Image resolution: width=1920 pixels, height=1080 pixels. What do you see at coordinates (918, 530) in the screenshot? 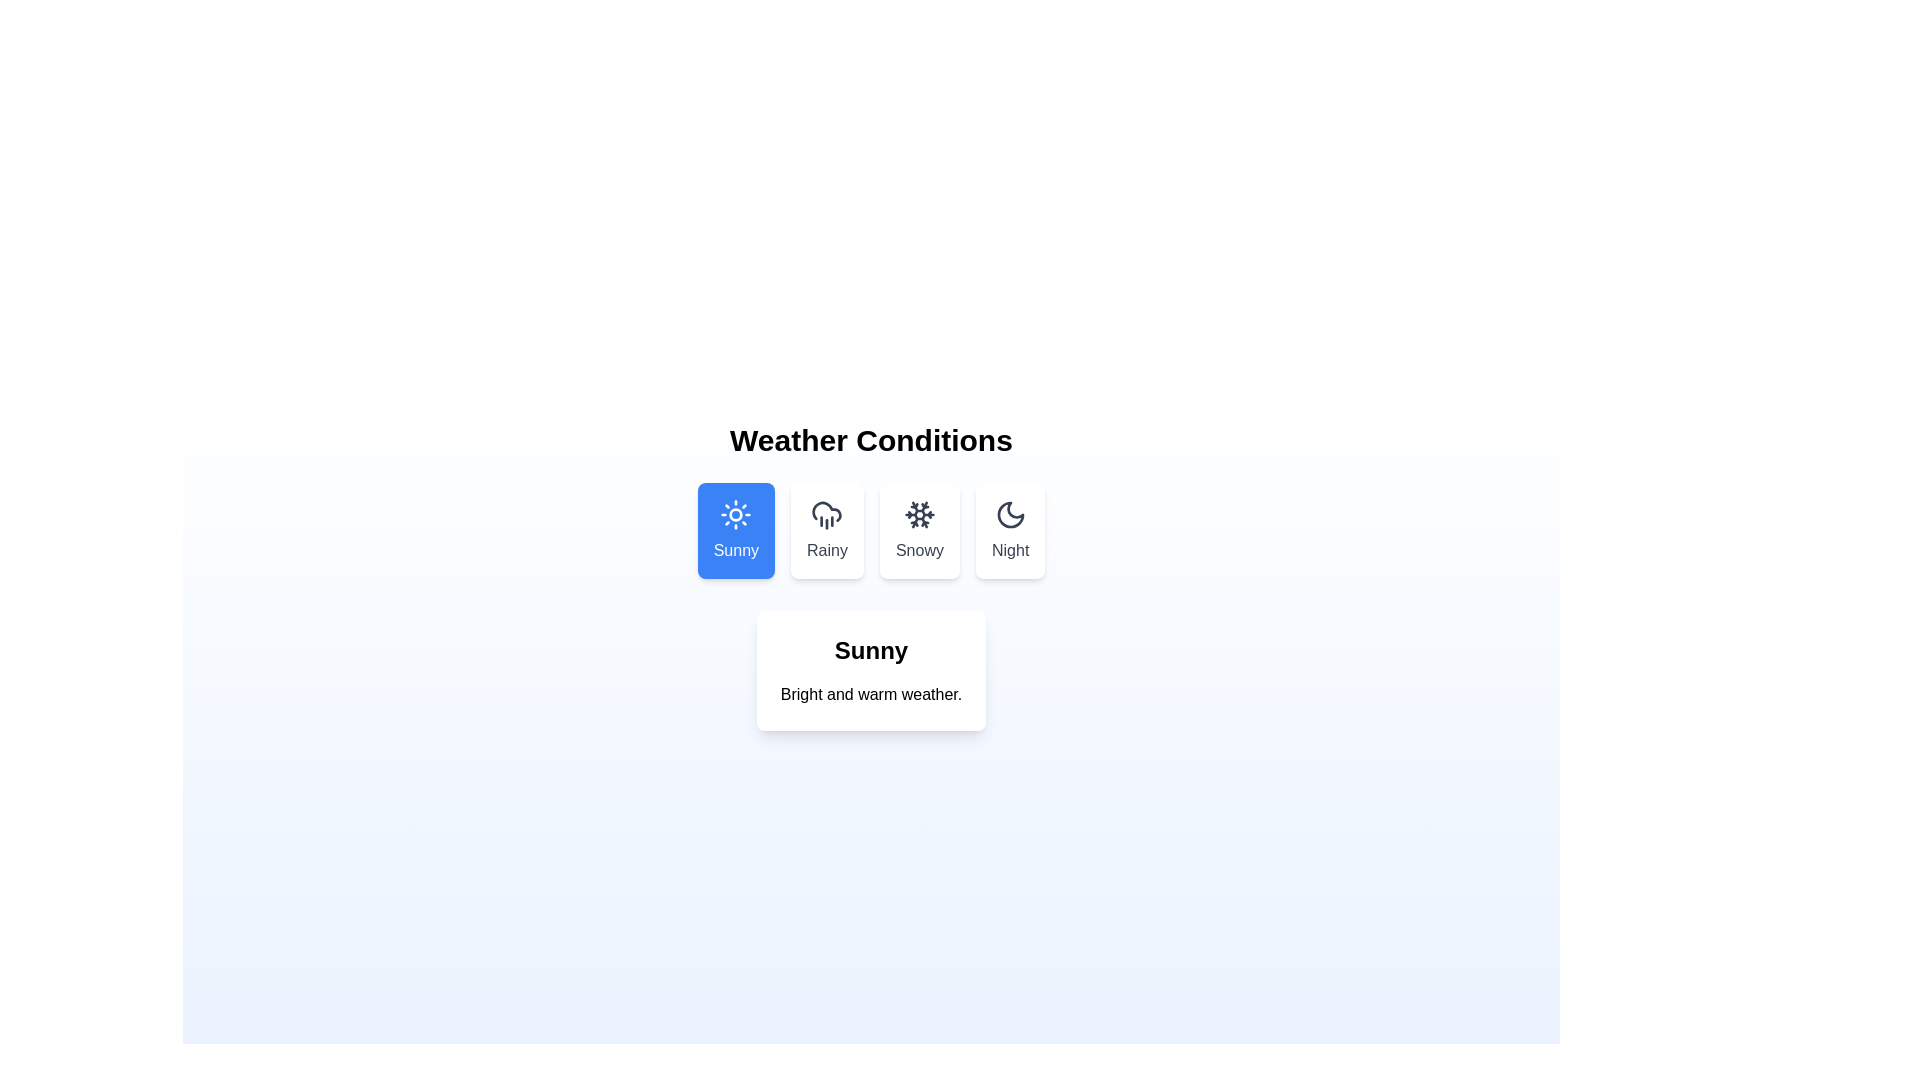
I see `the Snowy tab to view its weather condition` at bounding box center [918, 530].